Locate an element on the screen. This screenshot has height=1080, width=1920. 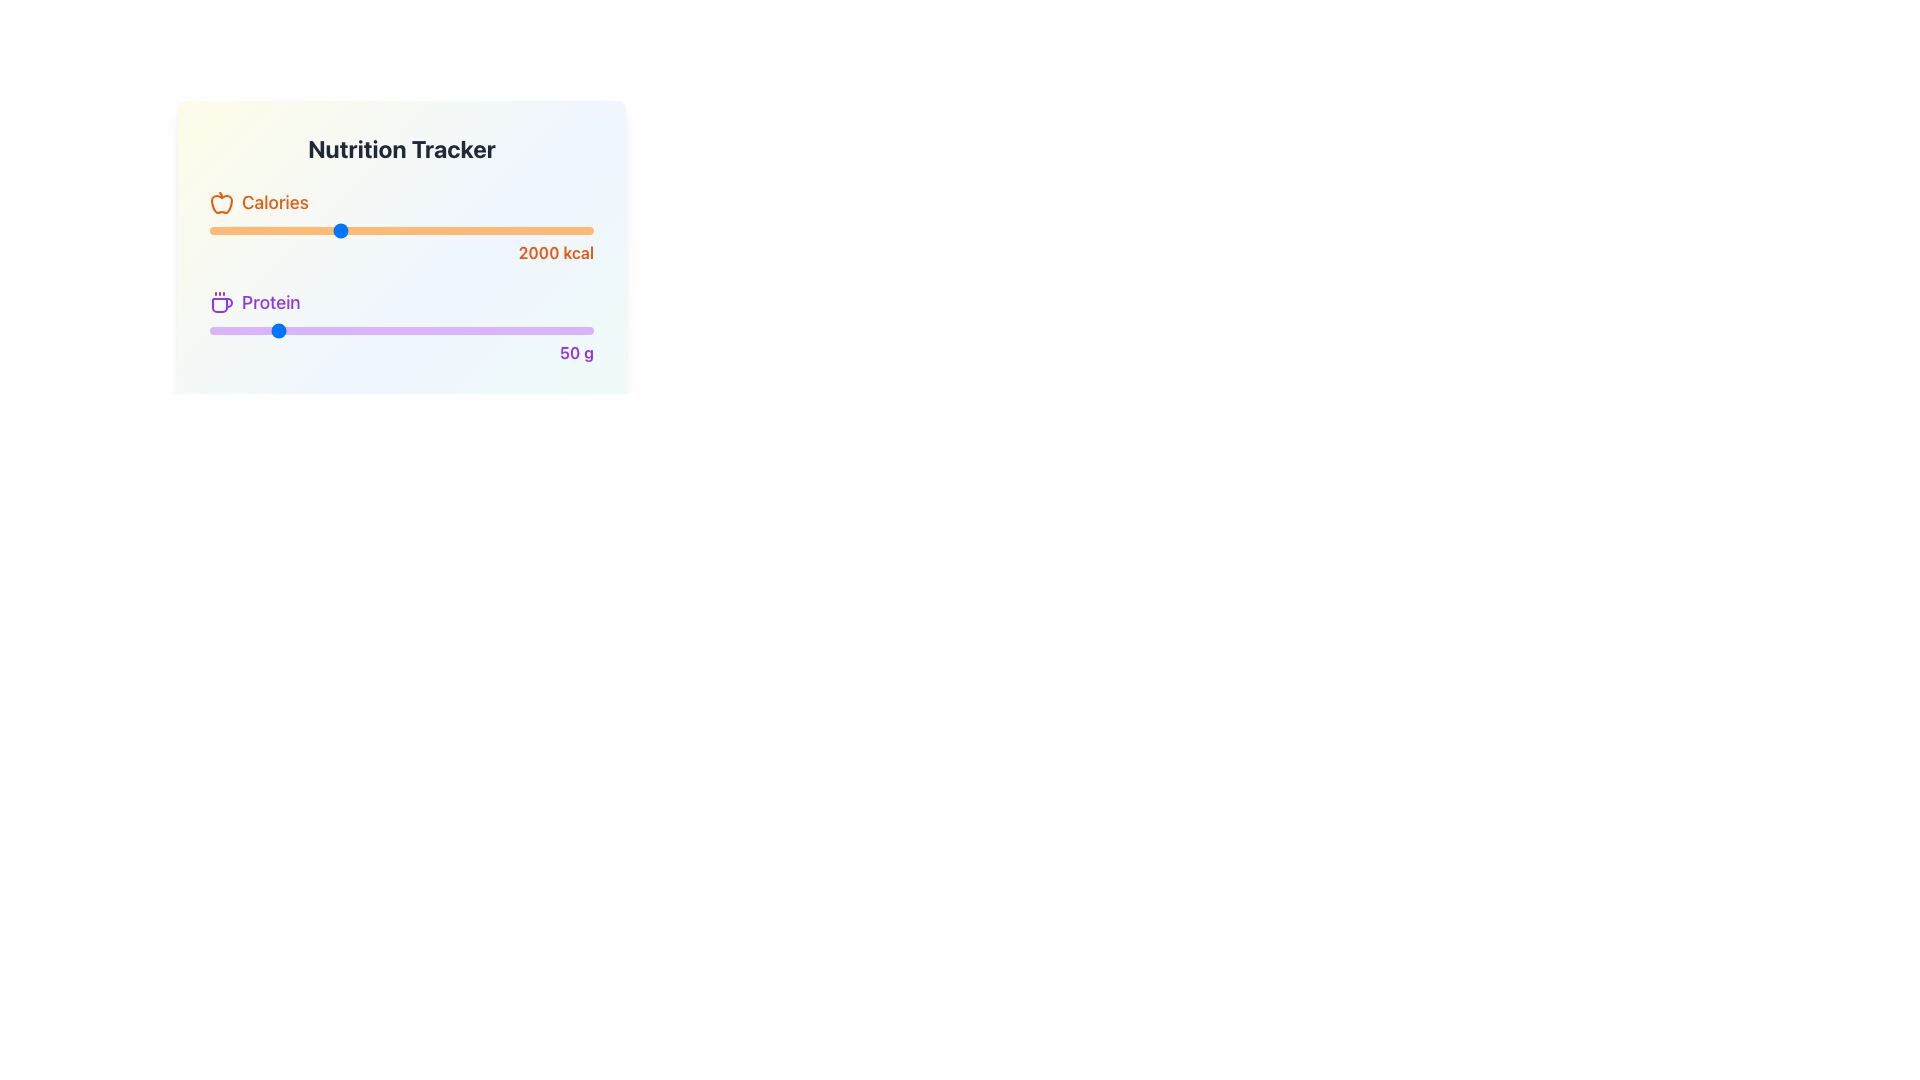
the decorative icon representing the protein section in the nutrition tracker interface, located to the left of the 'Protein' text is located at coordinates (221, 303).